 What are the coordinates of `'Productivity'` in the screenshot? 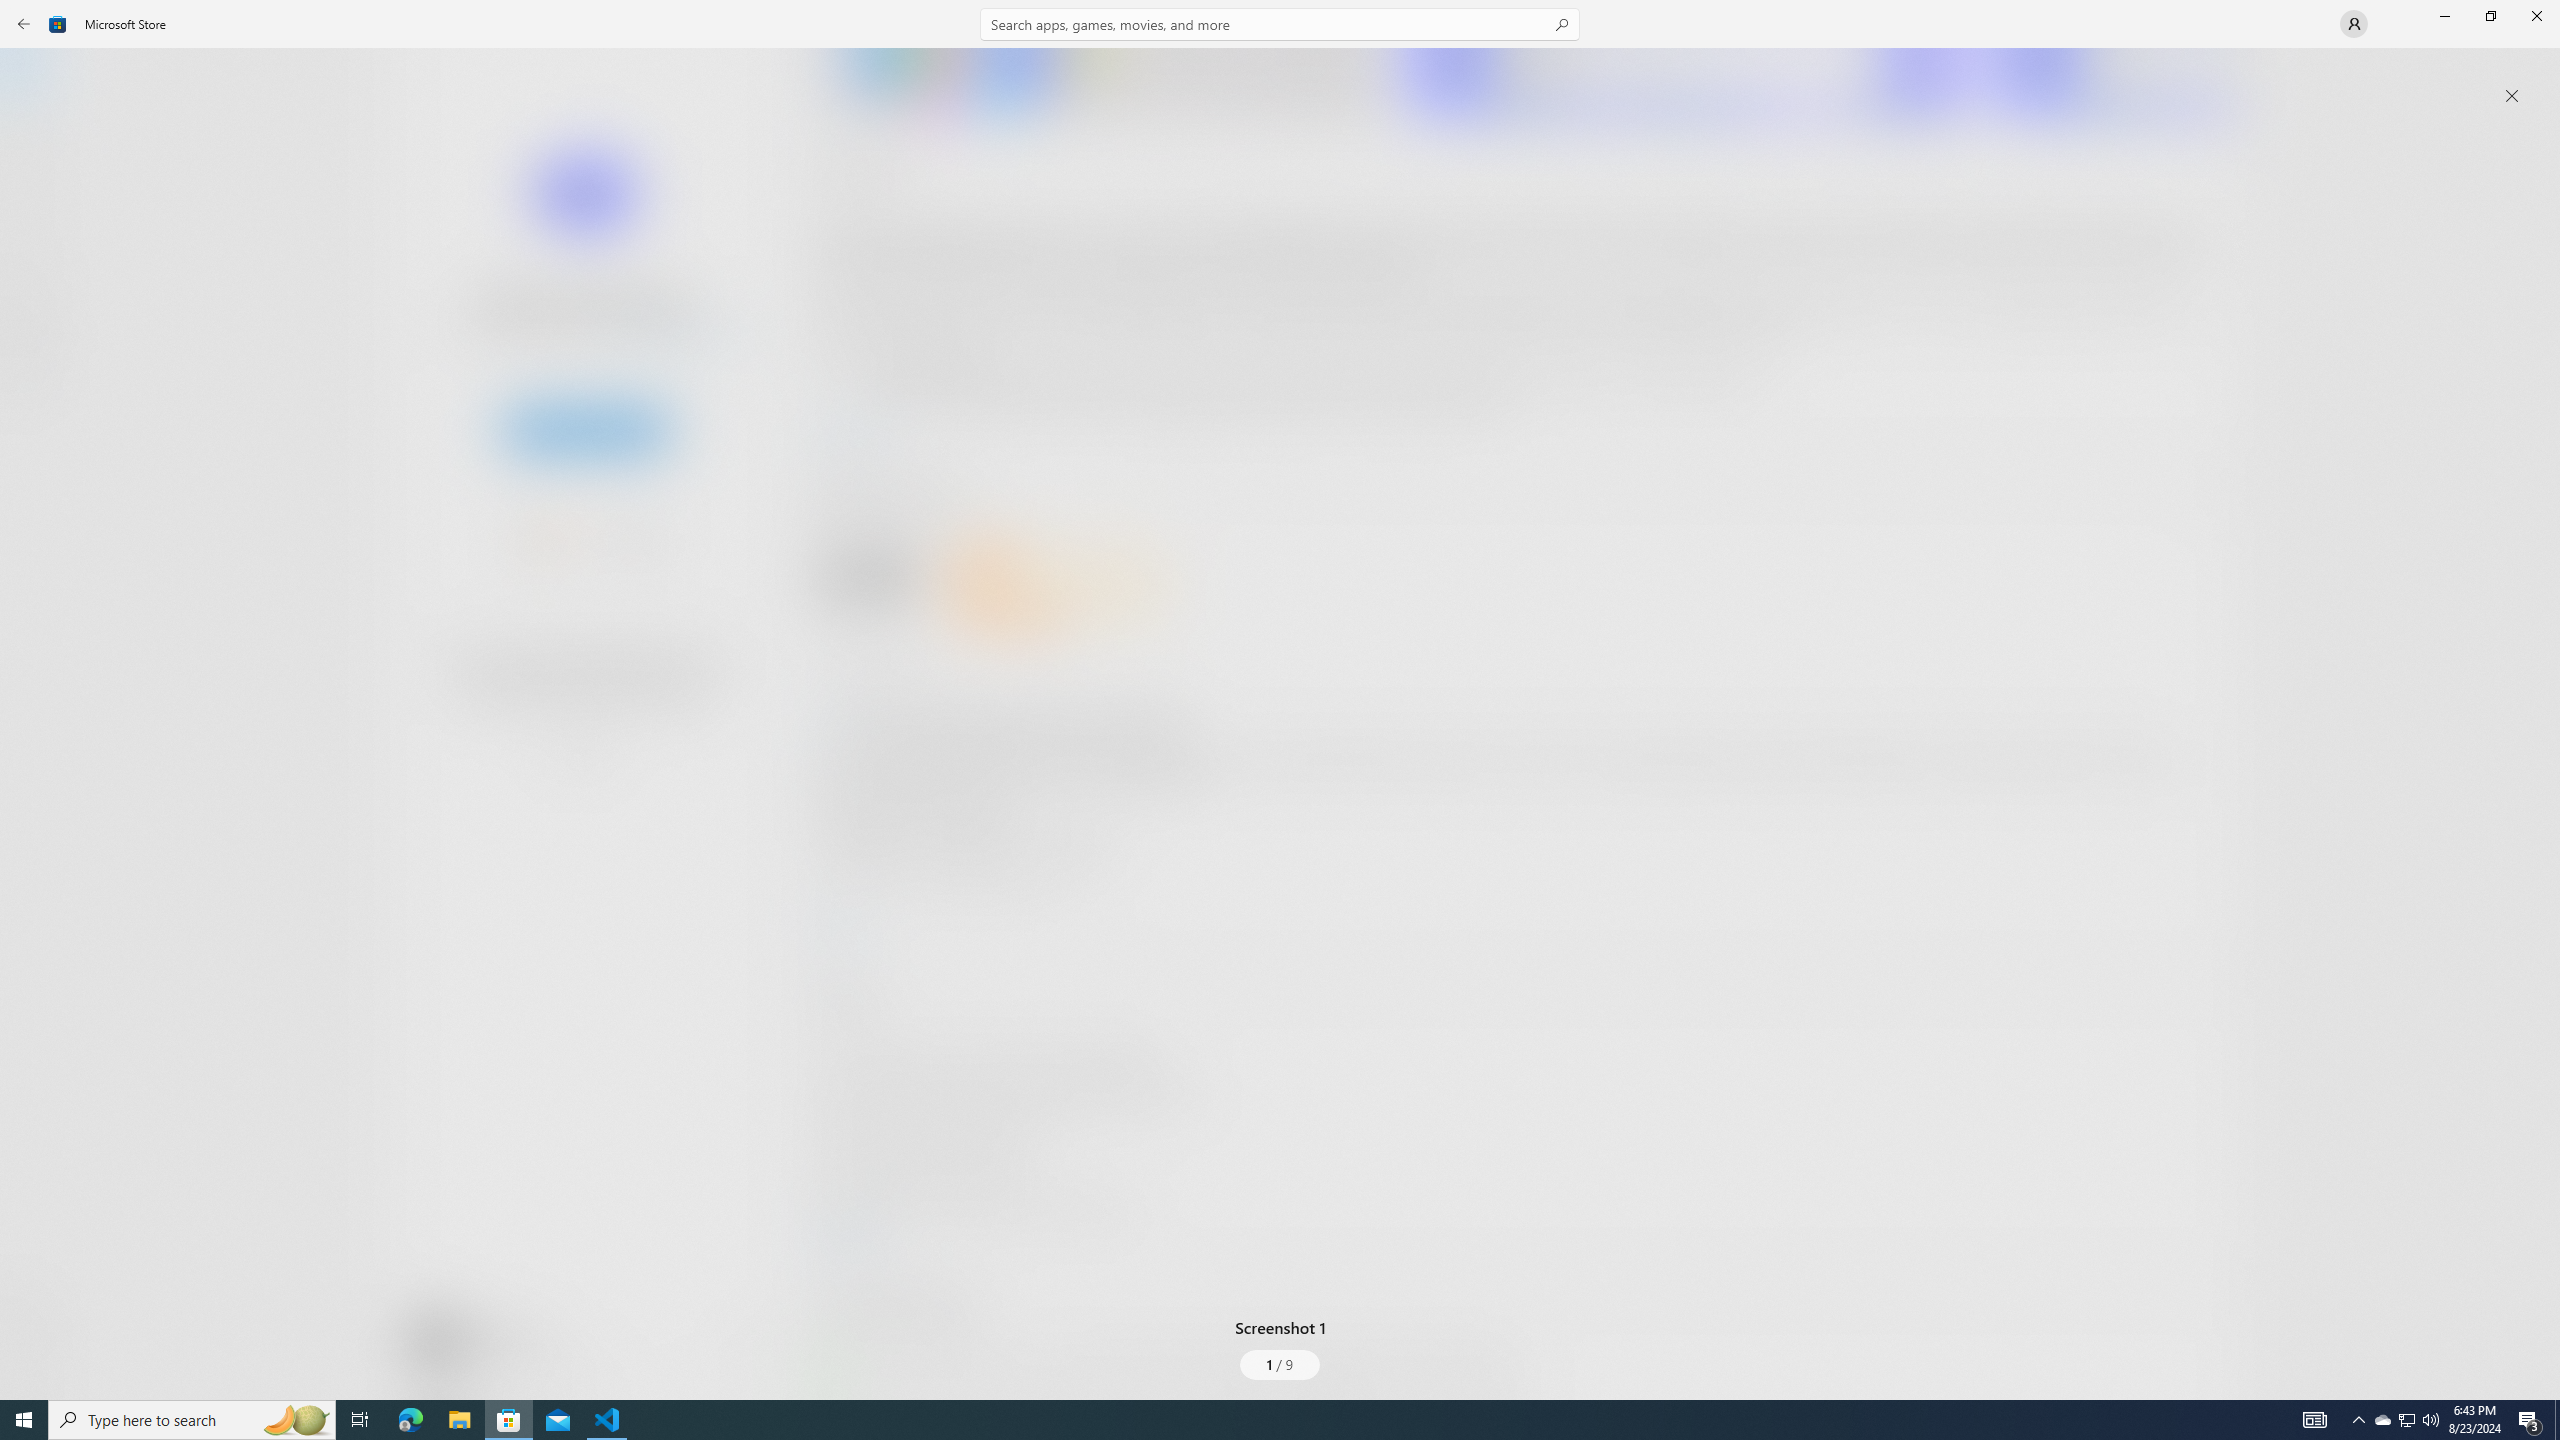 It's located at (578, 750).